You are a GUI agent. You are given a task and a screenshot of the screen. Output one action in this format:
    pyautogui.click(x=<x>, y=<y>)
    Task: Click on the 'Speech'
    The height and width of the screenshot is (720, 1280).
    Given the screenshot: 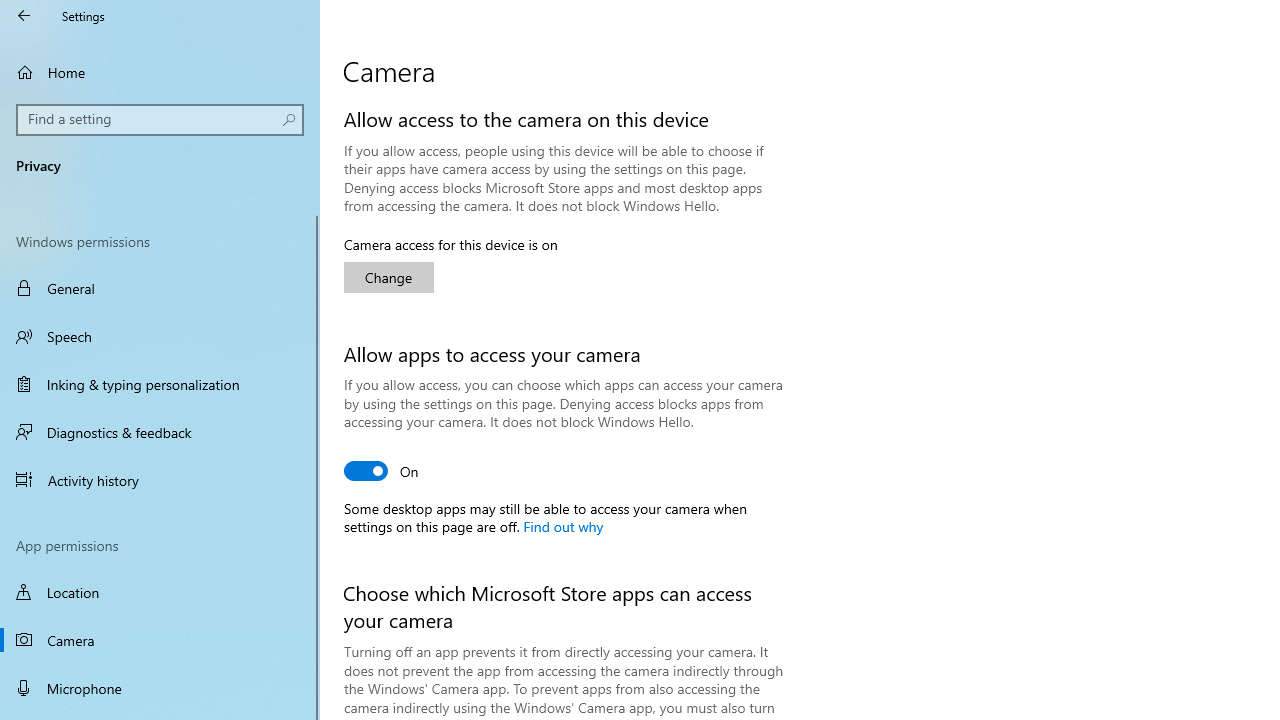 What is the action you would take?
    pyautogui.click(x=160, y=334)
    